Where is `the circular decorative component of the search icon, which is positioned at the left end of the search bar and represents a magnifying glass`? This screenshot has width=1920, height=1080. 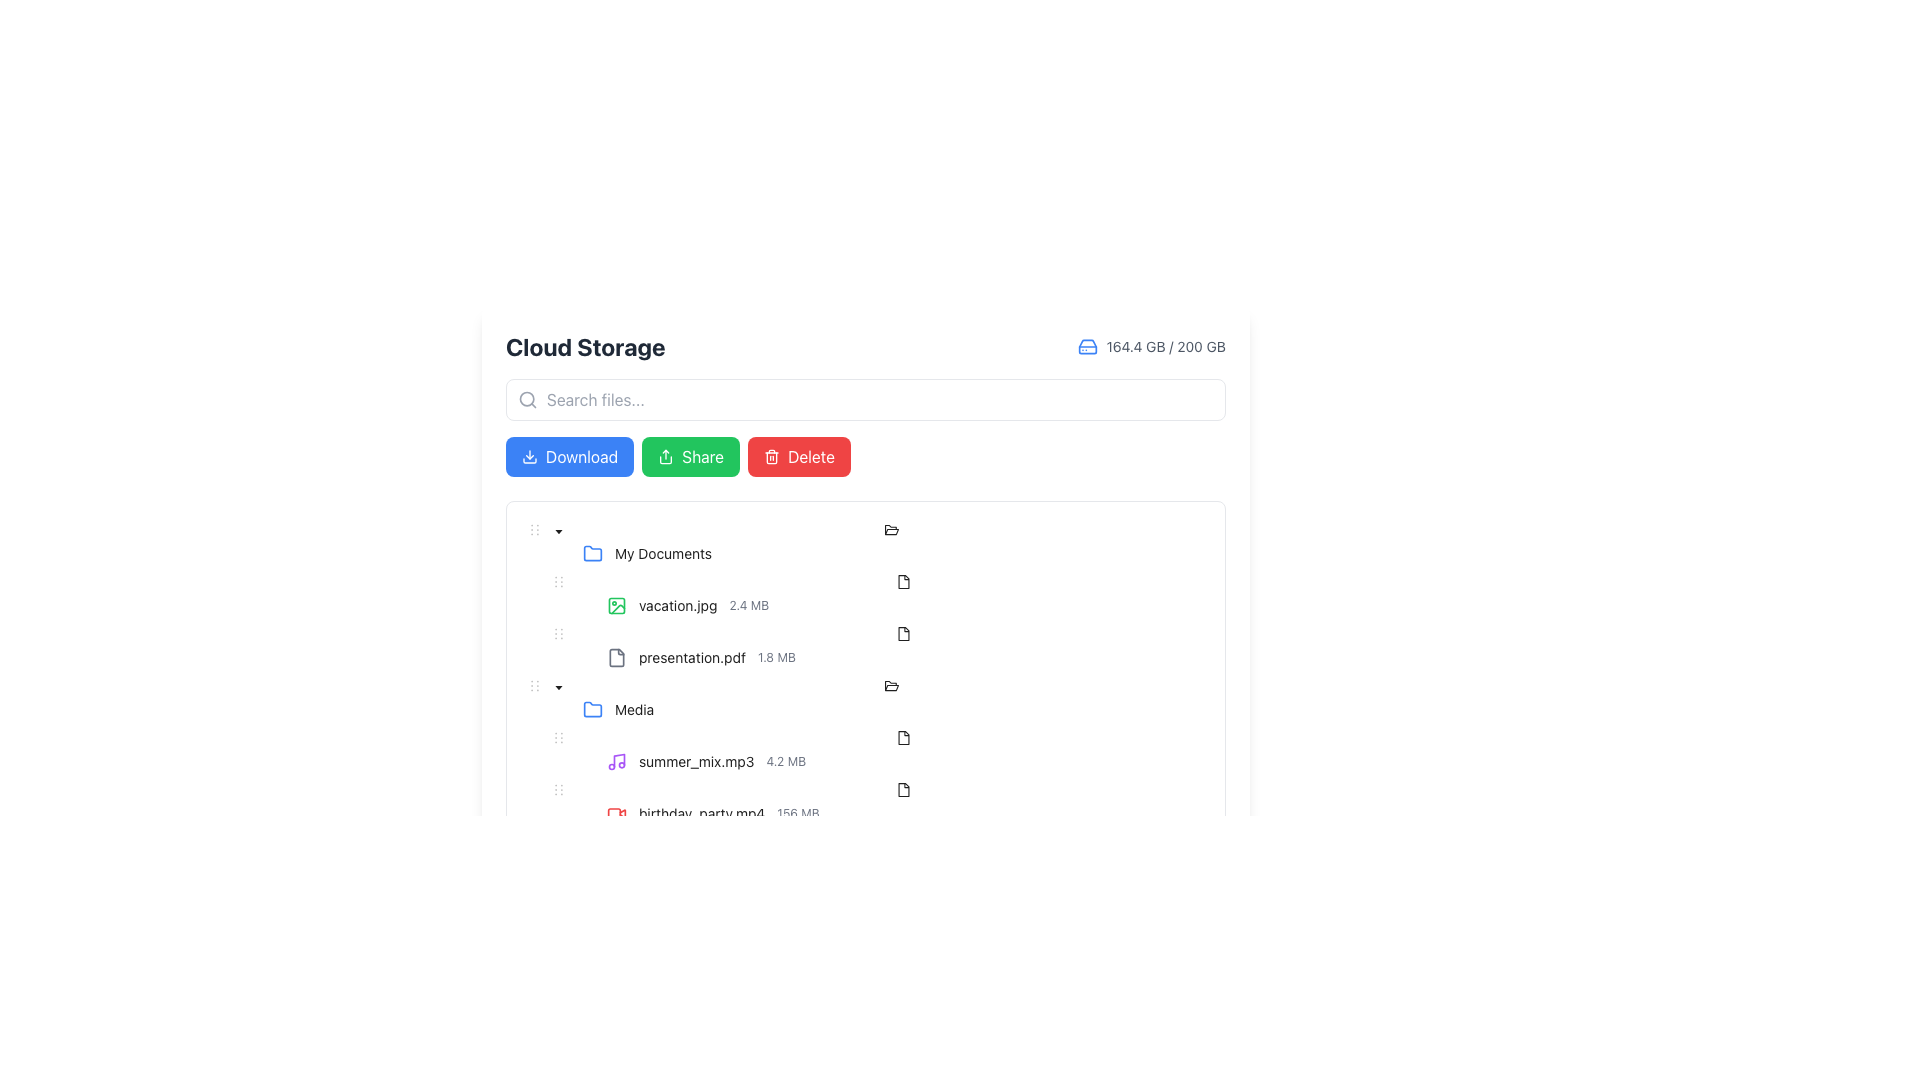
the circular decorative component of the search icon, which is positioned at the left end of the search bar and represents a magnifying glass is located at coordinates (527, 399).